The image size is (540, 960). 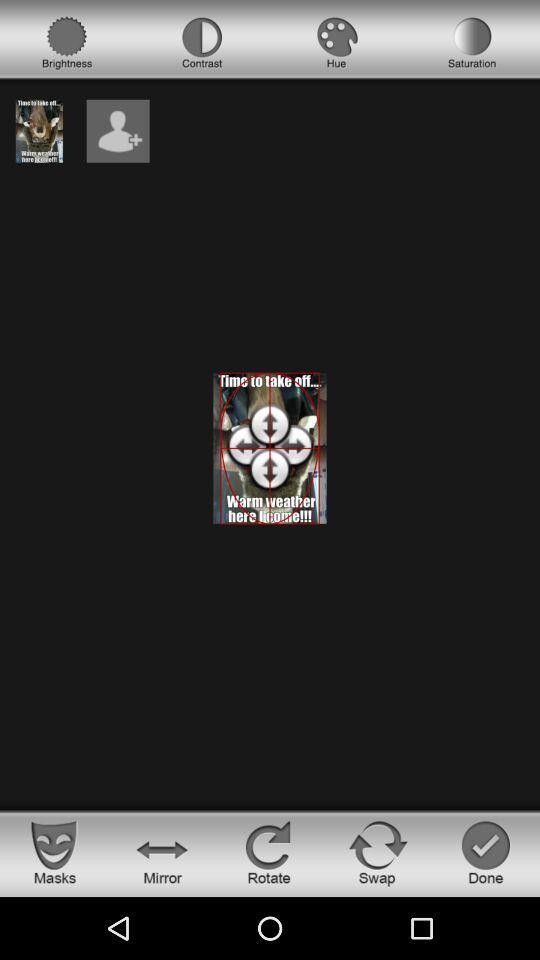 What do you see at coordinates (202, 42) in the screenshot?
I see `contrast option` at bounding box center [202, 42].